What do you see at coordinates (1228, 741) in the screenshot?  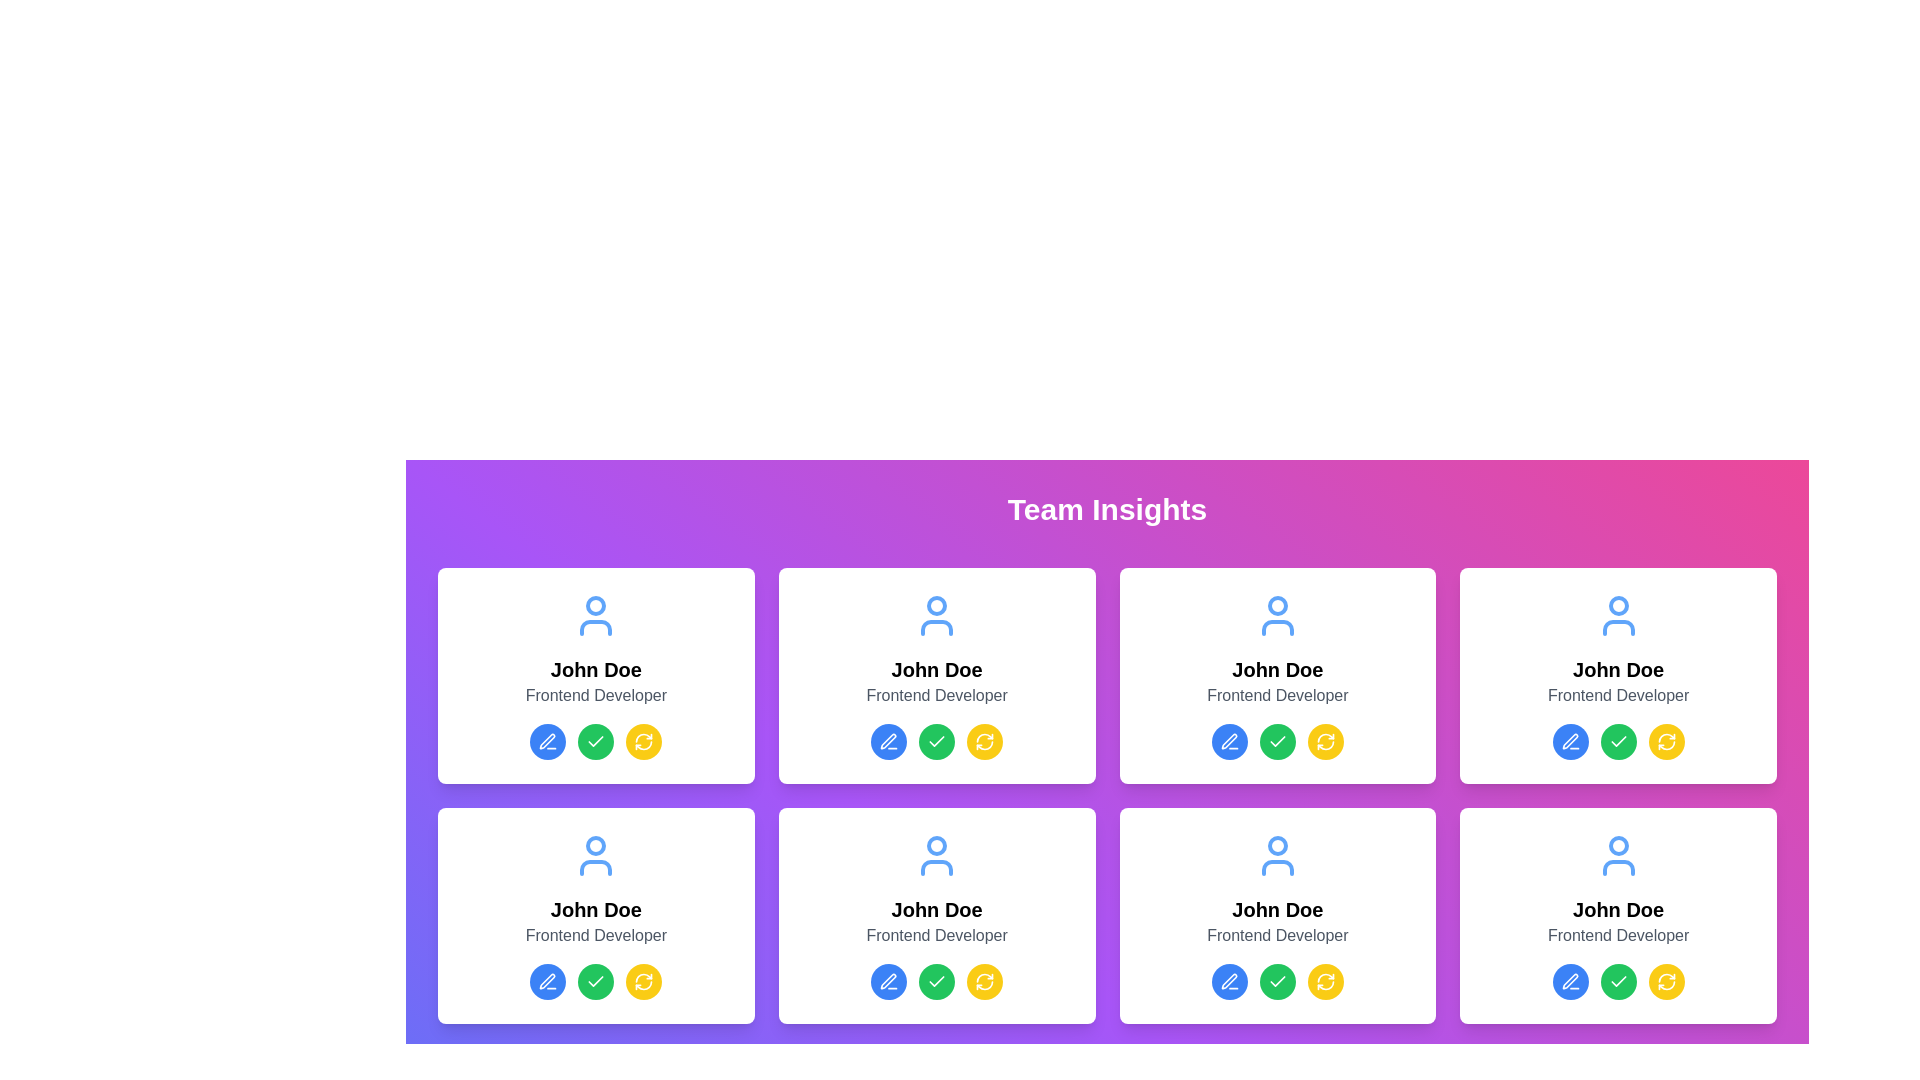 I see `the edit icon element, which is stylized as a pen and located in the leftmost position of the icon group in the second profile card of the first row of the grid` at bounding box center [1228, 741].